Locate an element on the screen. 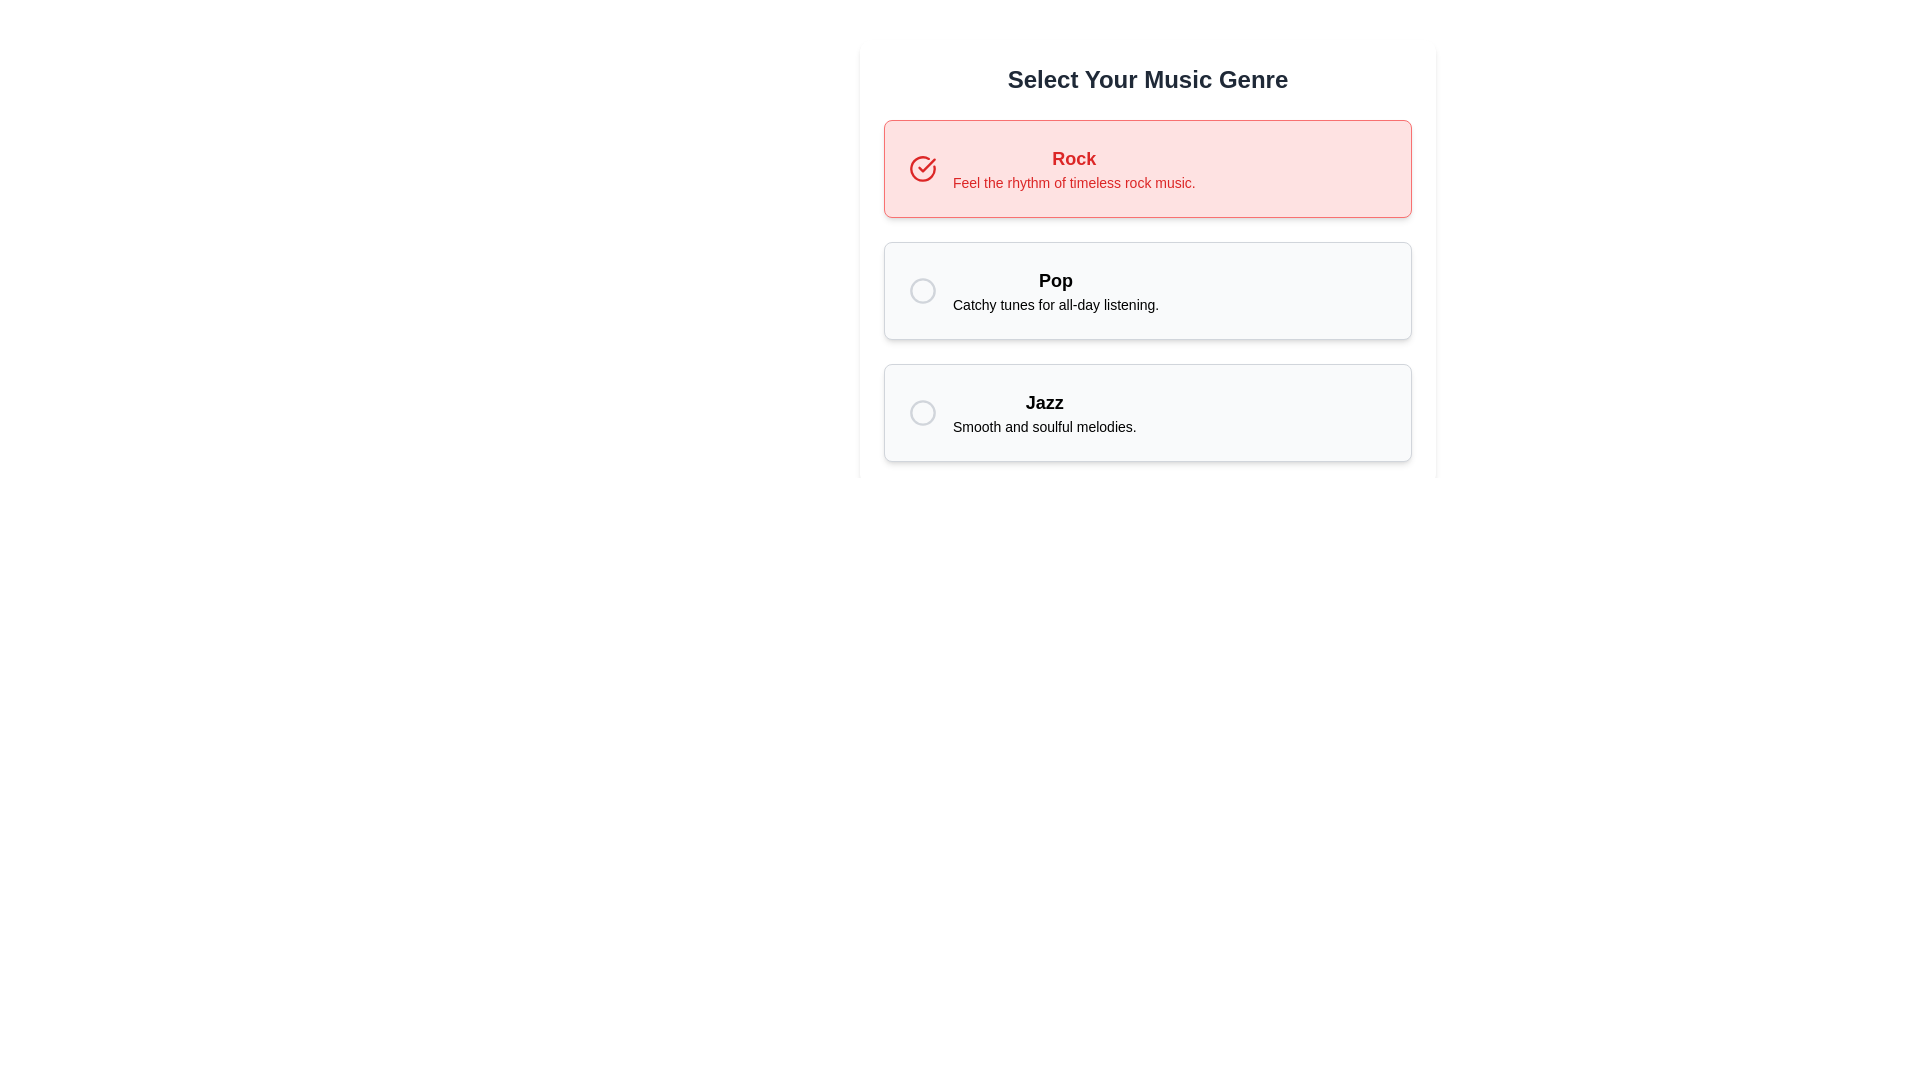 The height and width of the screenshot is (1080, 1920). the 'Jazz' title text label within the 'Select Your Music Genre' section, which is positioned above the lower description text and below the 'Pop' option is located at coordinates (1043, 402).